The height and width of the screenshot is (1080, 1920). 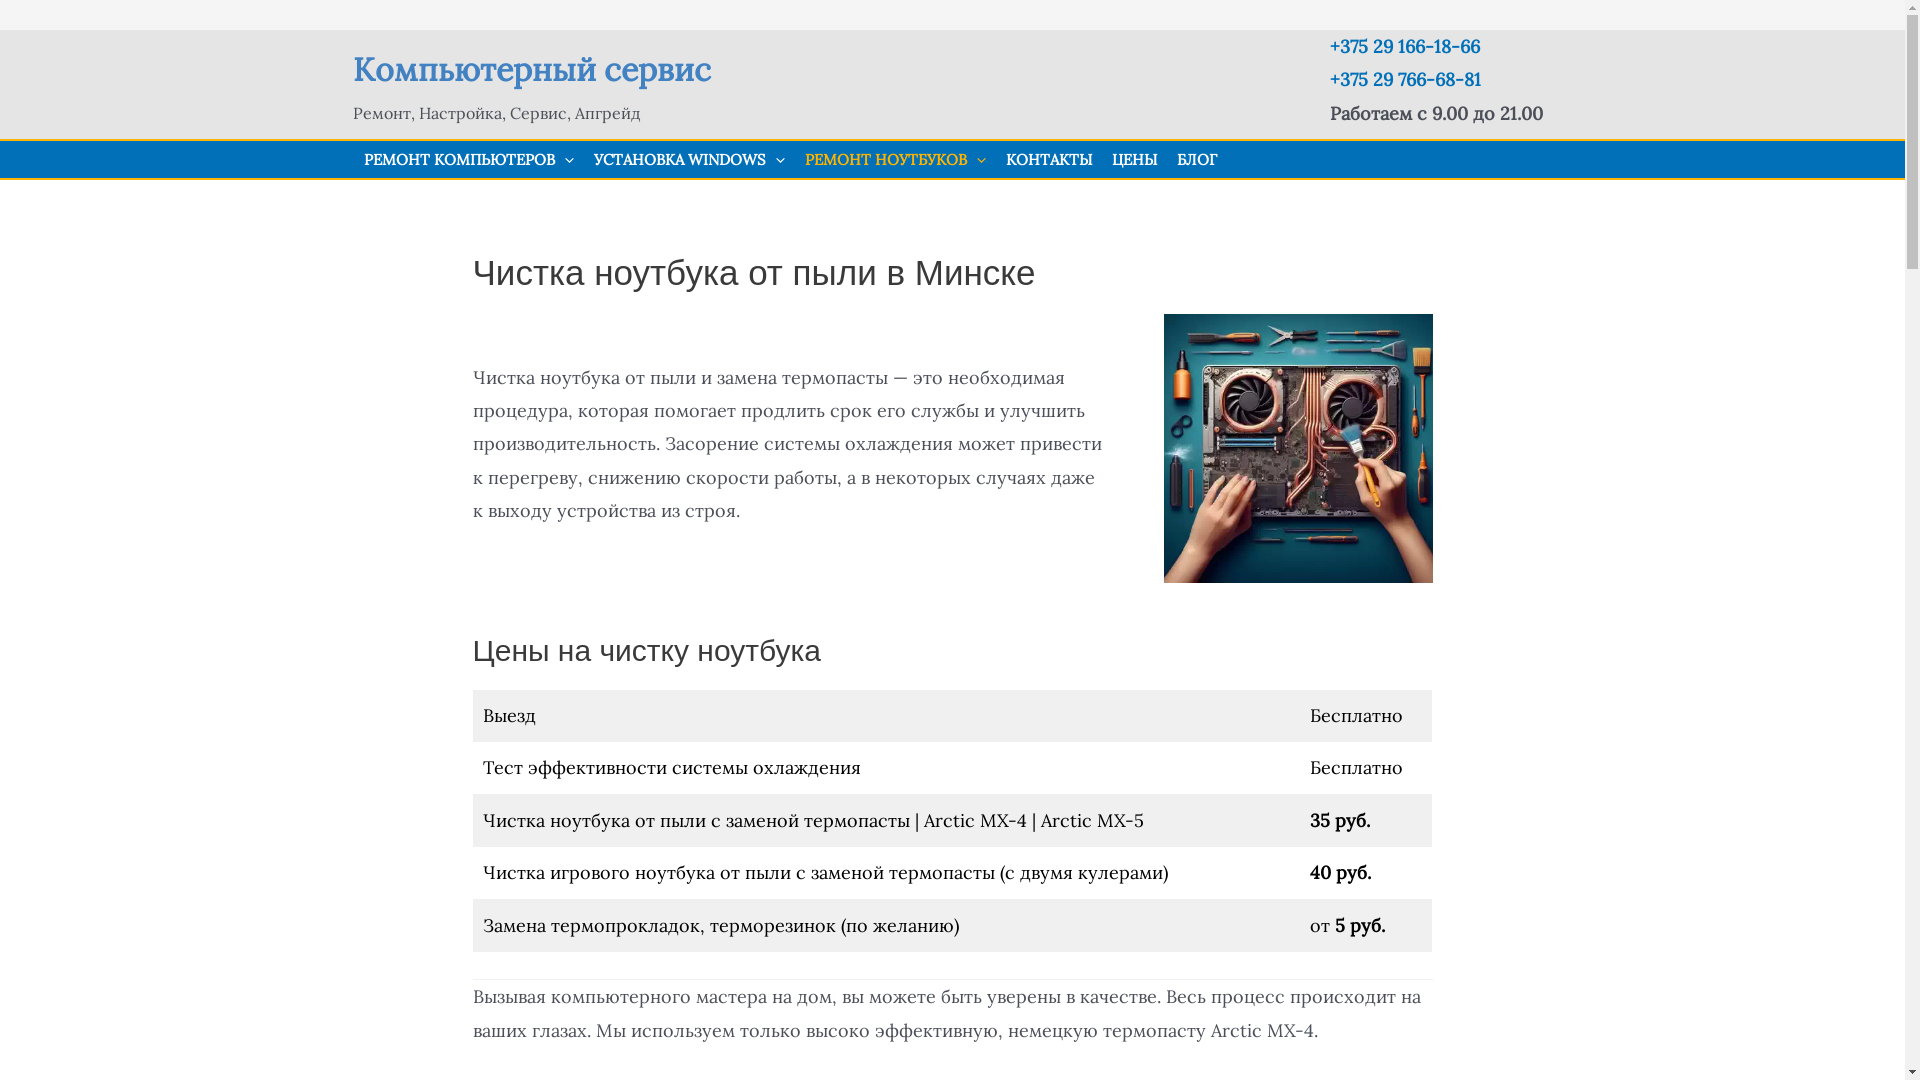 I want to click on '+375 29 766-68-81', so click(x=1404, y=78).